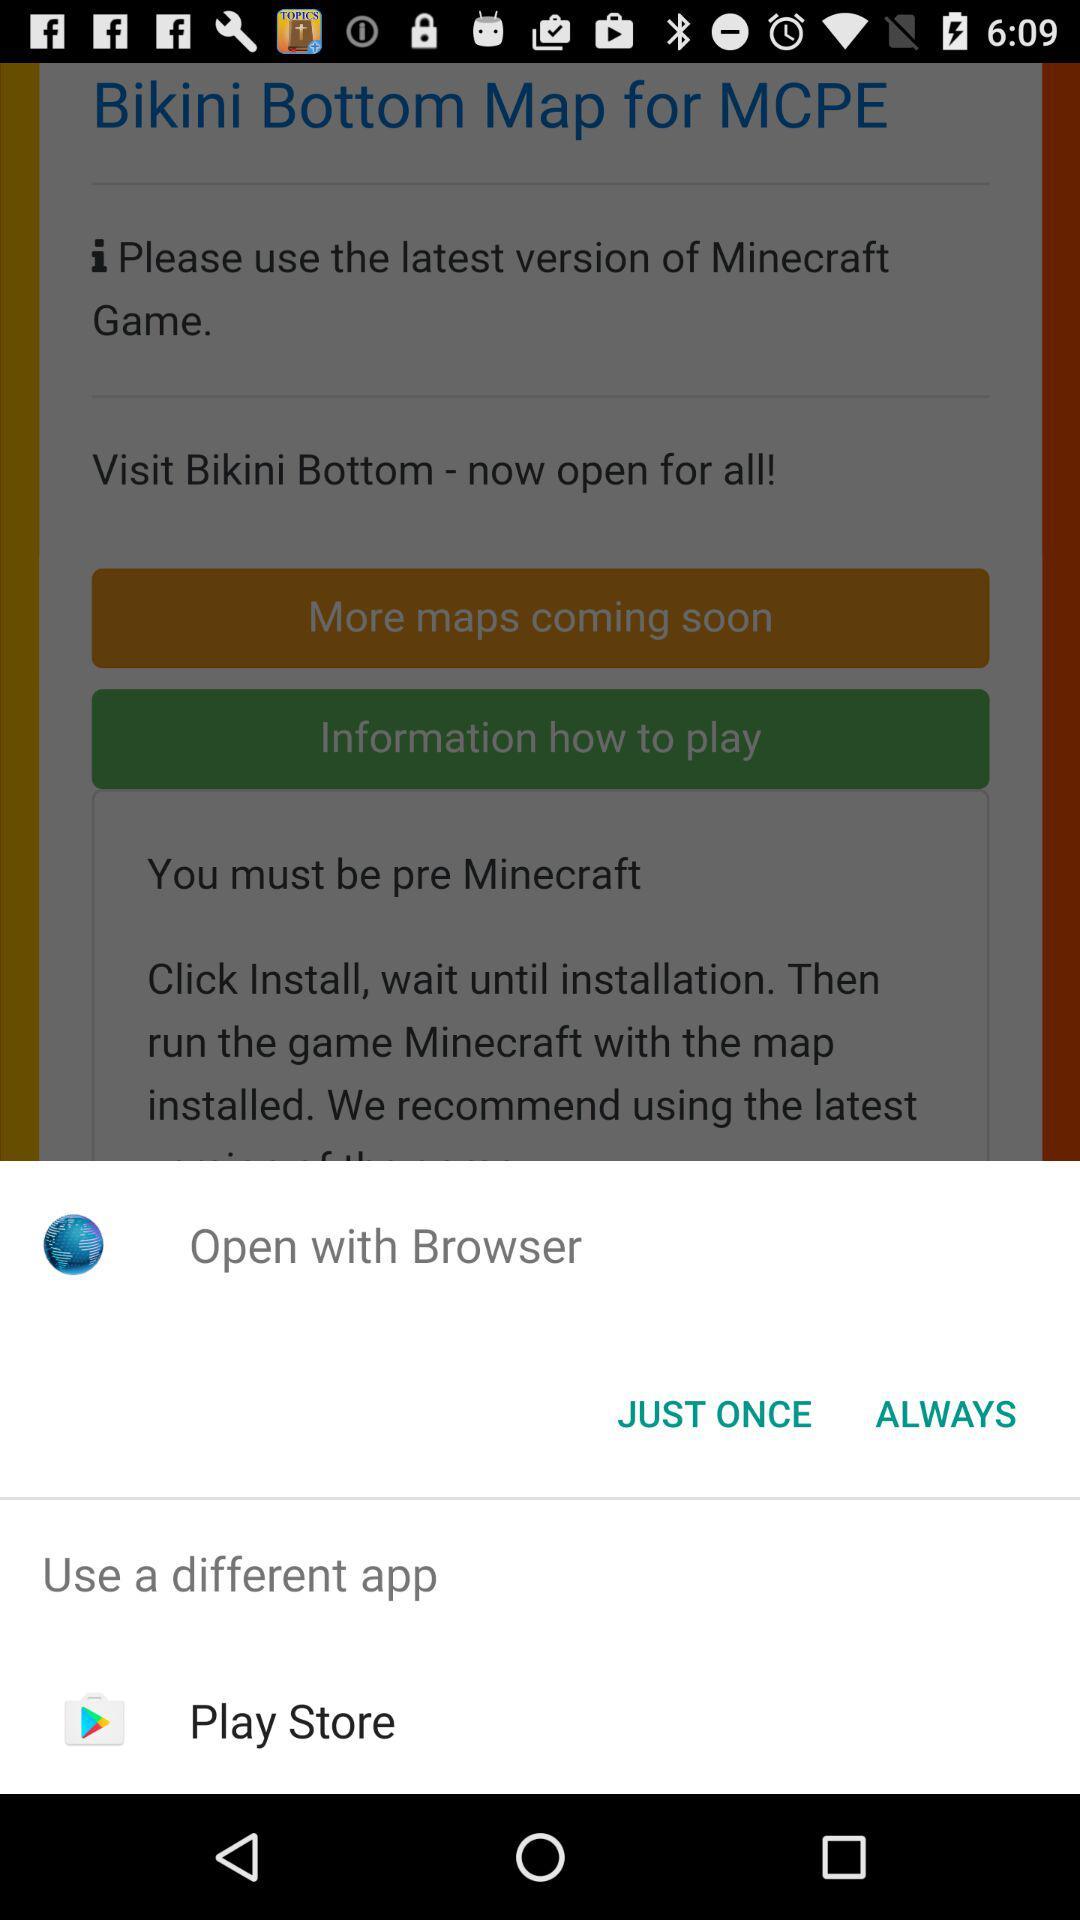 Image resolution: width=1080 pixels, height=1920 pixels. I want to click on the app below the use a different, so click(292, 1719).